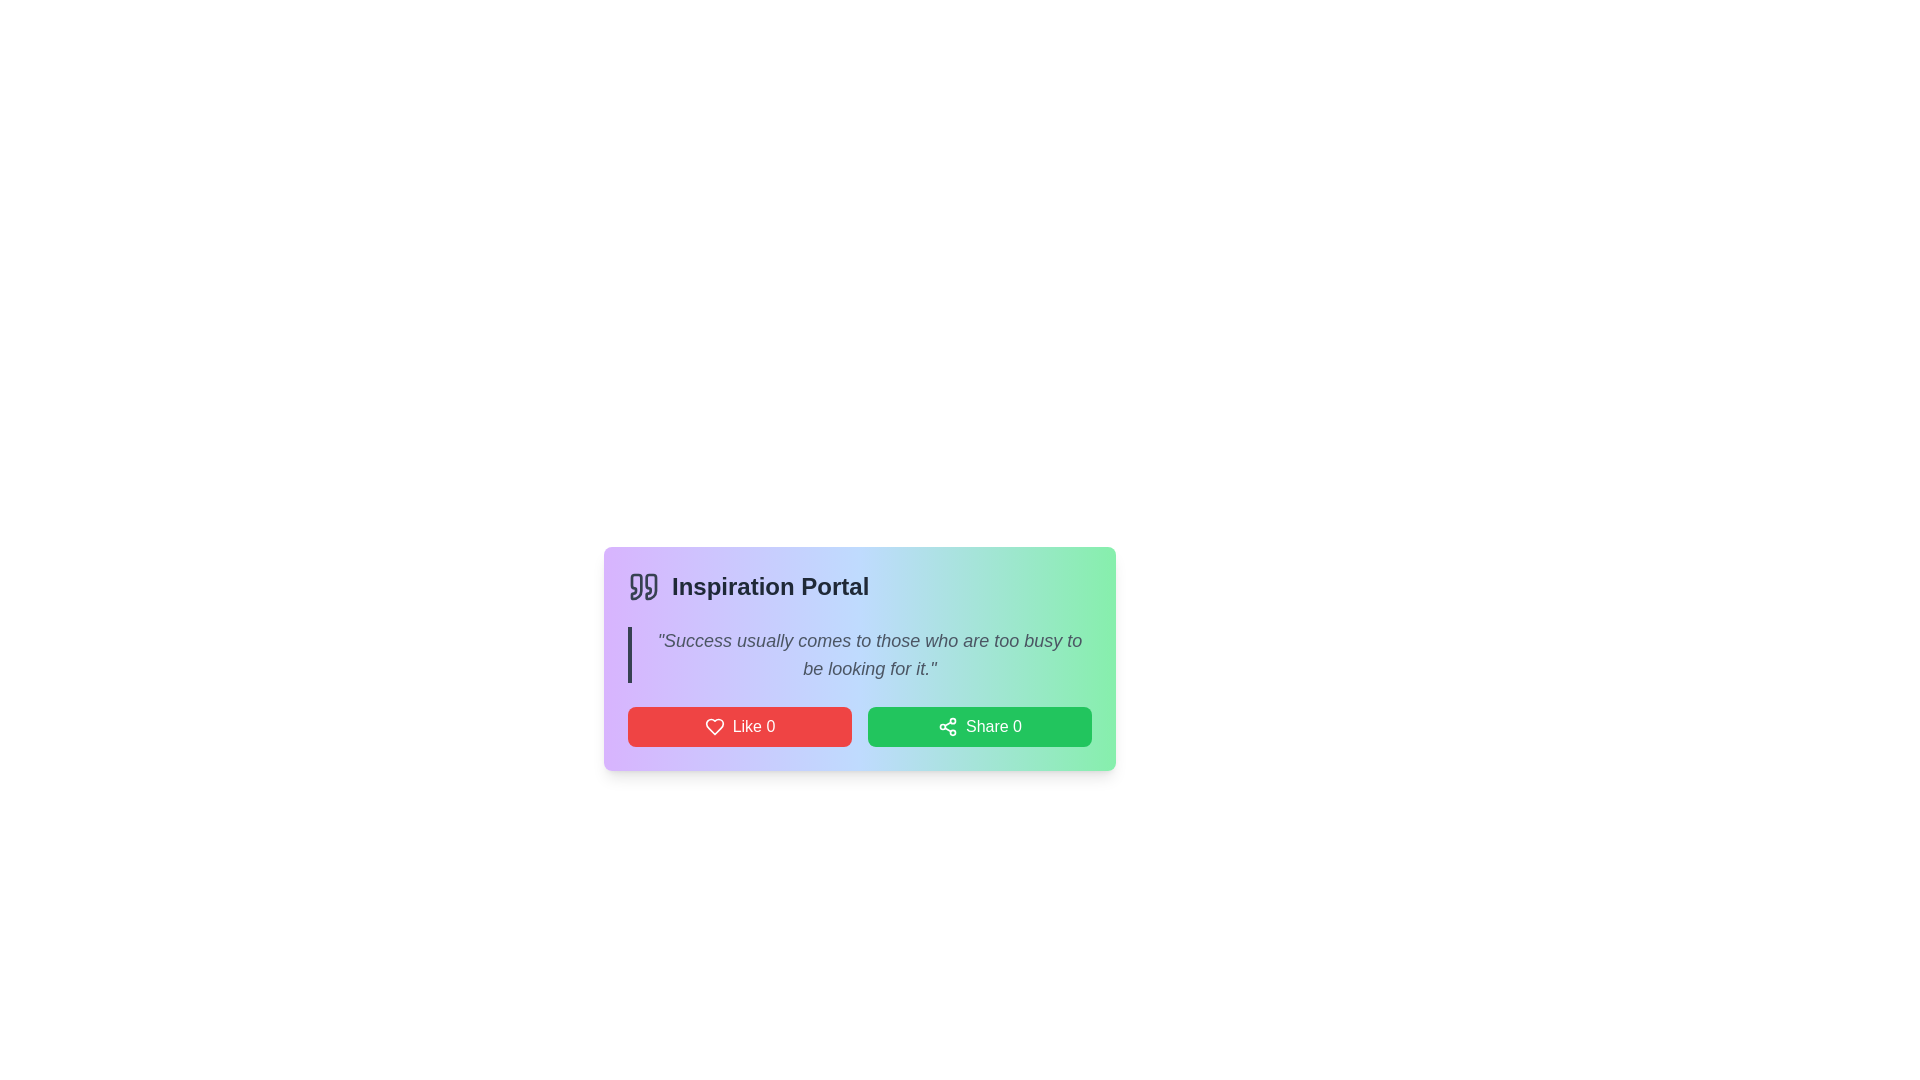 This screenshot has width=1920, height=1080. What do you see at coordinates (946, 726) in the screenshot?
I see `the share icon represented by a linear graphic consisting of three circles connected by lines, which is centrally positioned within the green 'Share' button labeled 'Share 0'` at bounding box center [946, 726].